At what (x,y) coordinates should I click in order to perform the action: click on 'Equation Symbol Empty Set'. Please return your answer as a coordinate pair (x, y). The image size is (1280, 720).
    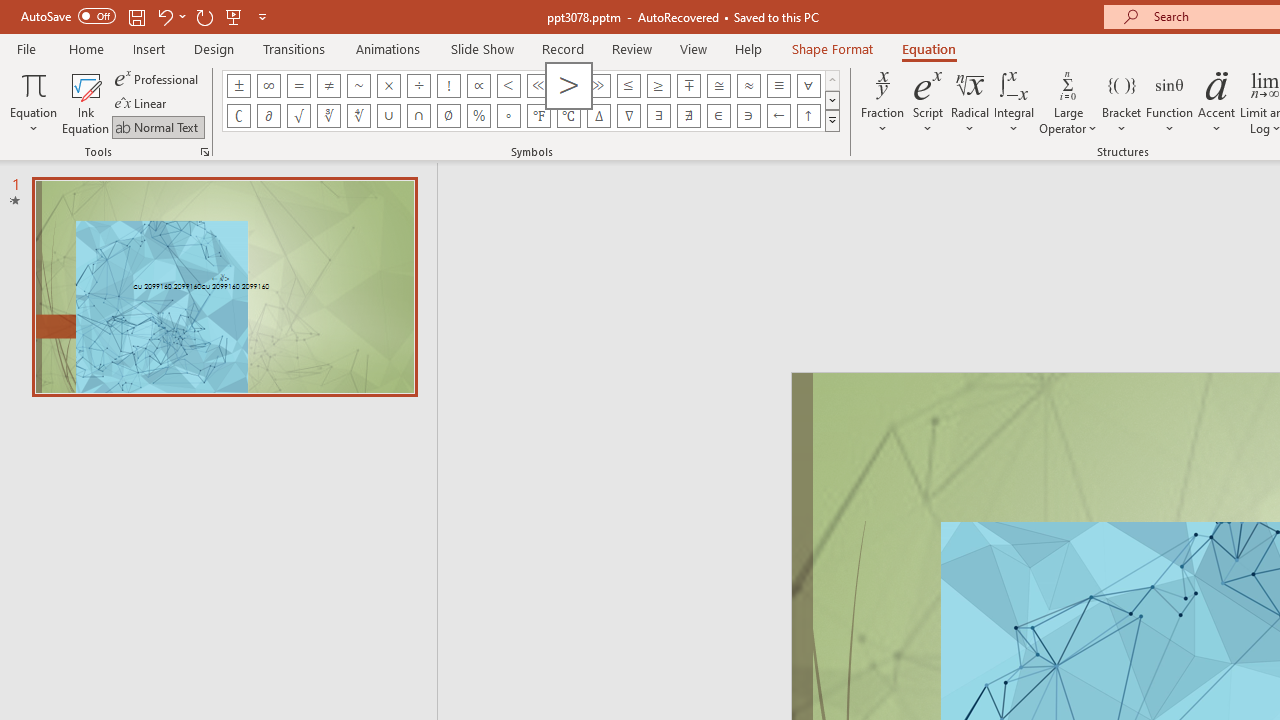
    Looking at the image, I should click on (447, 115).